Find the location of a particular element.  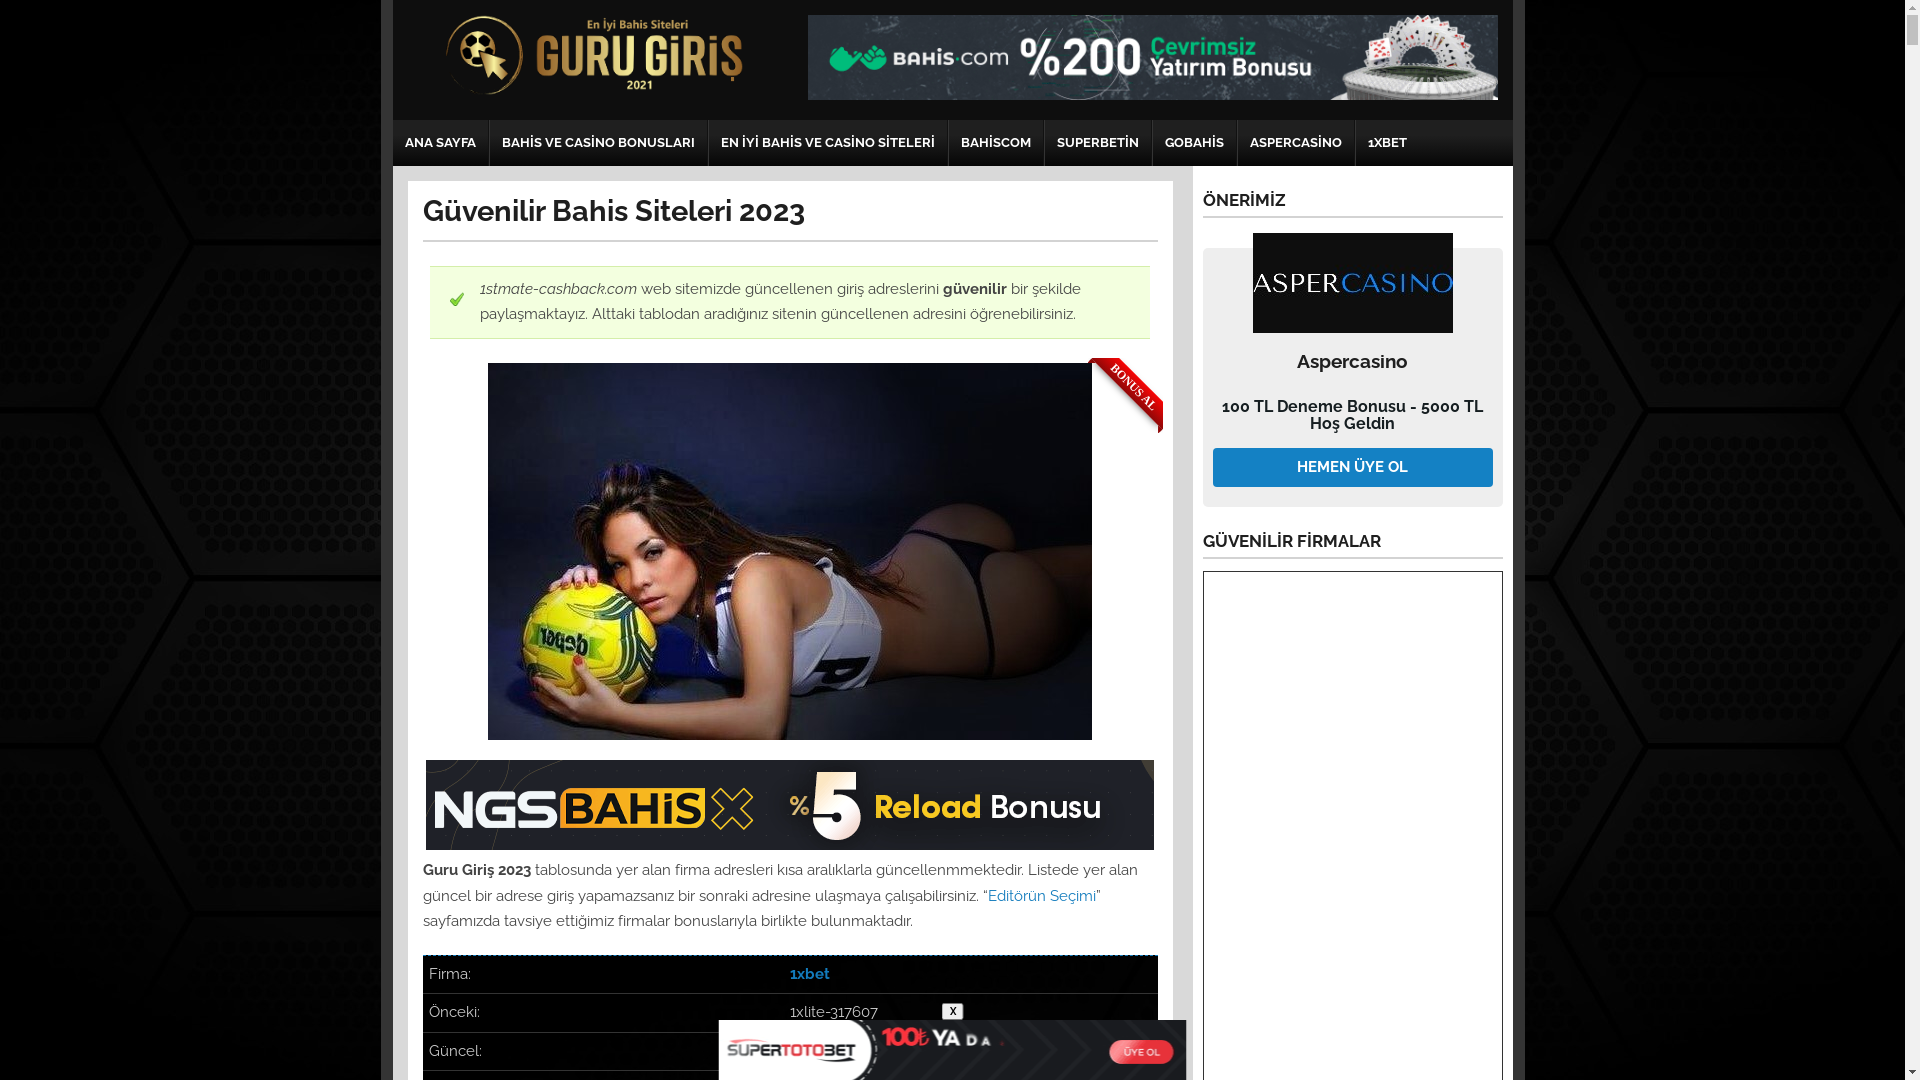

'BAHIS VE CASINO BONUSLARI' is located at coordinates (597, 141).